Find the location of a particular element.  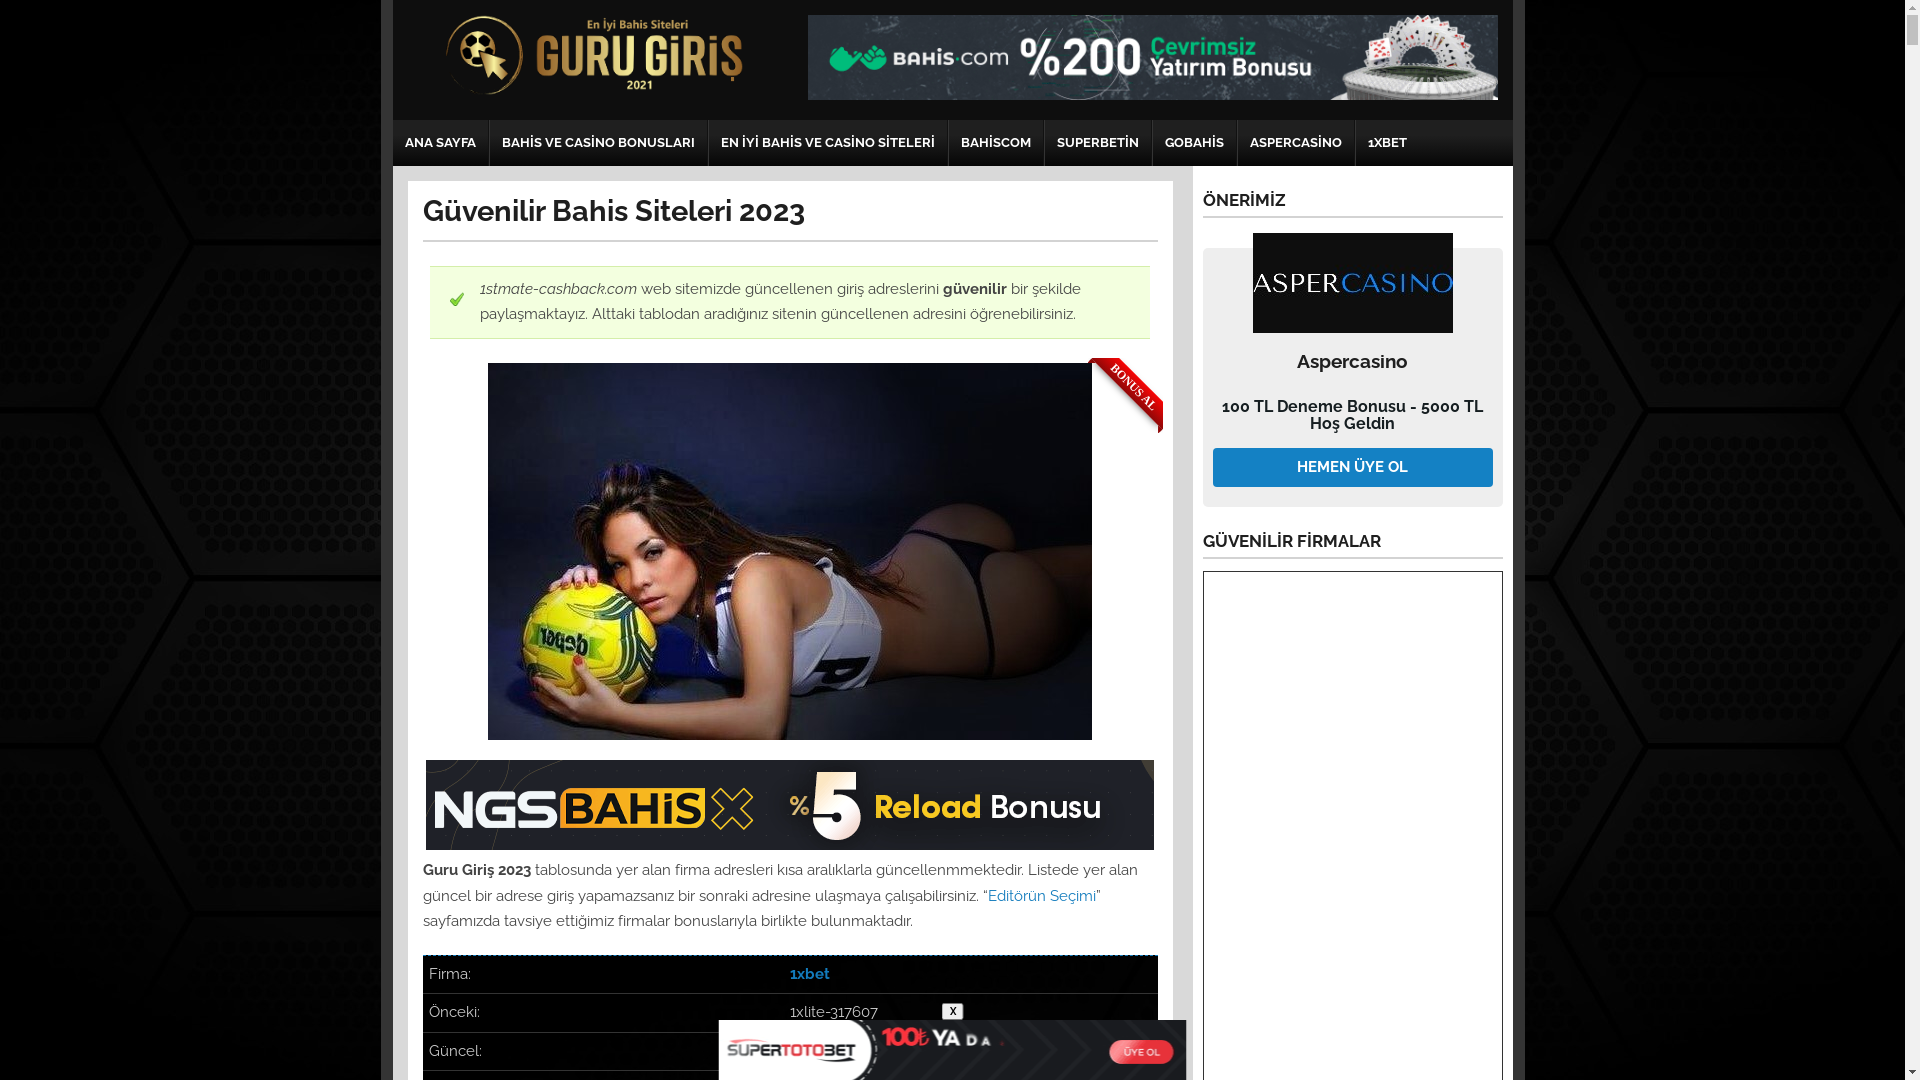

'BAHIS VE CASINO BONUSLARI' is located at coordinates (597, 141).